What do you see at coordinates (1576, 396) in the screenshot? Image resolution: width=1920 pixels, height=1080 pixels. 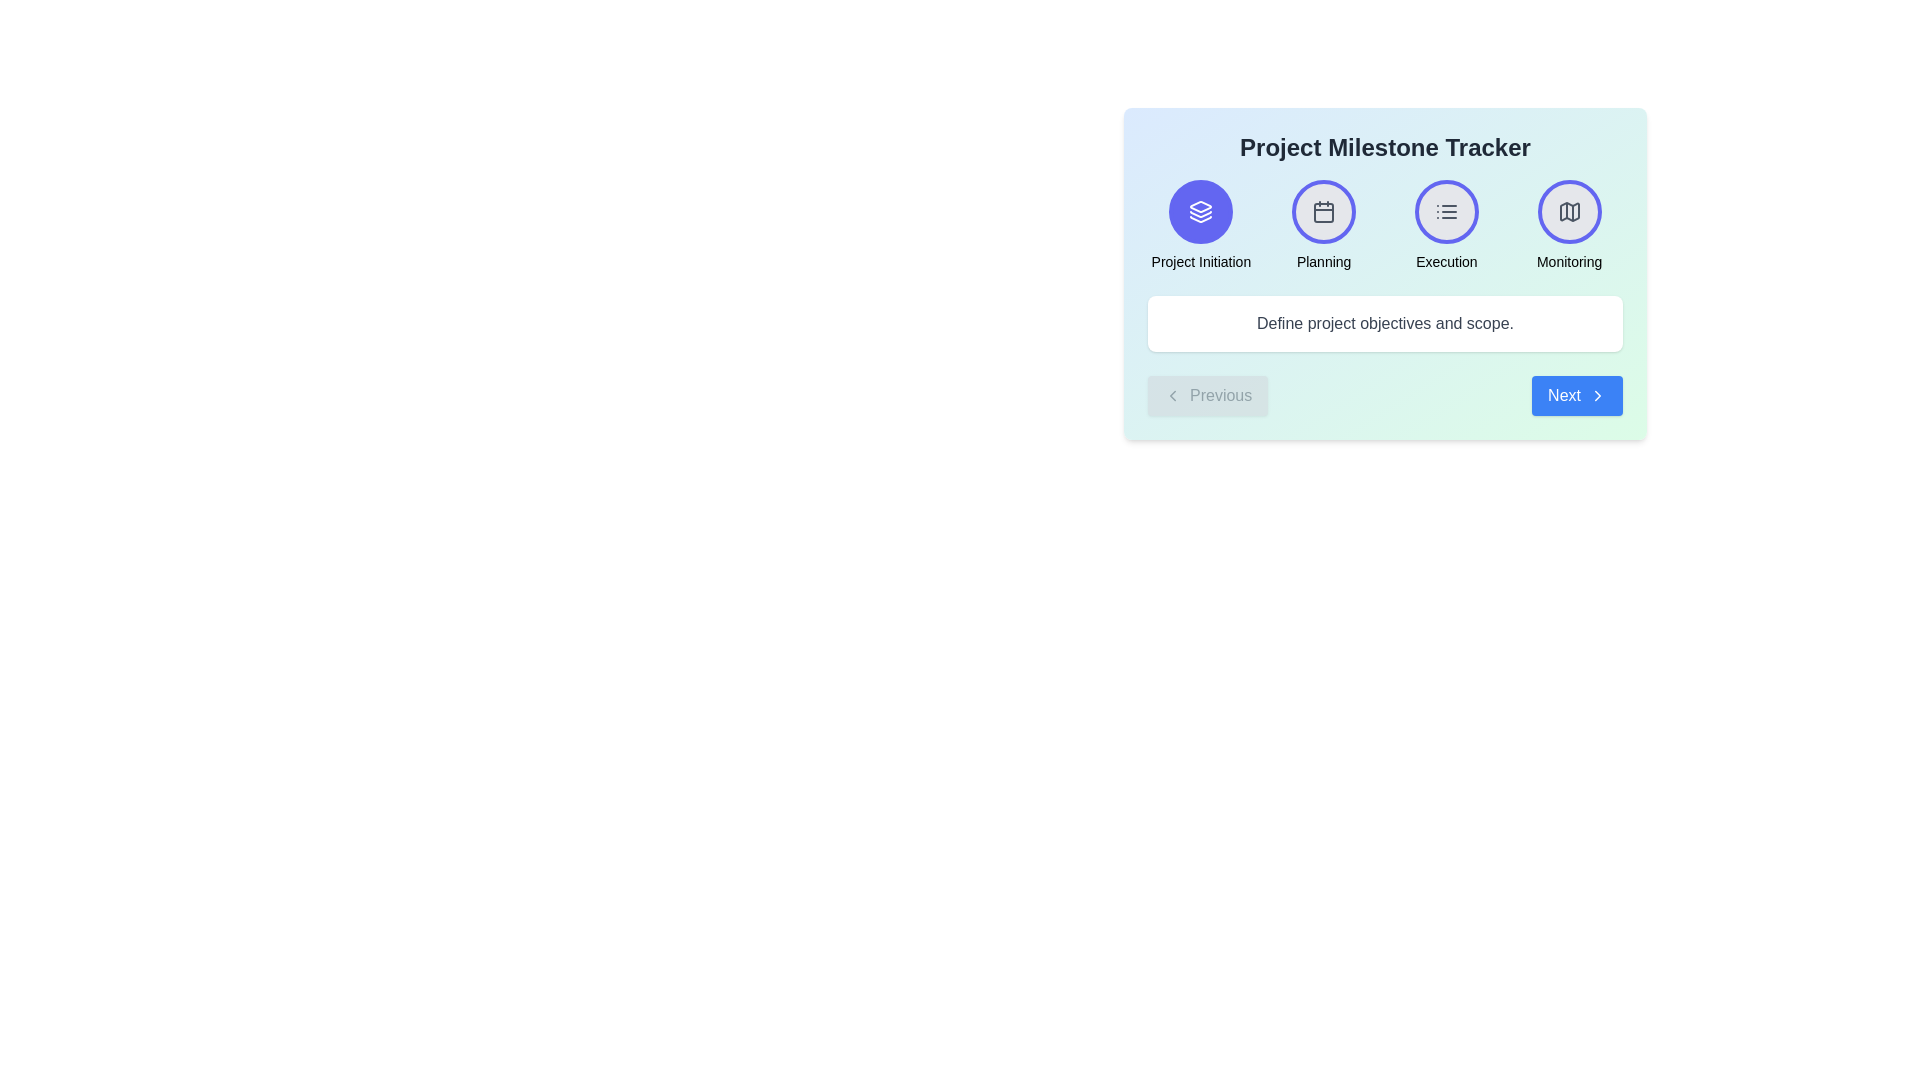 I see `the blue button labeled 'Next' with rounded corners located at the bottom-right section of the interface` at bounding box center [1576, 396].